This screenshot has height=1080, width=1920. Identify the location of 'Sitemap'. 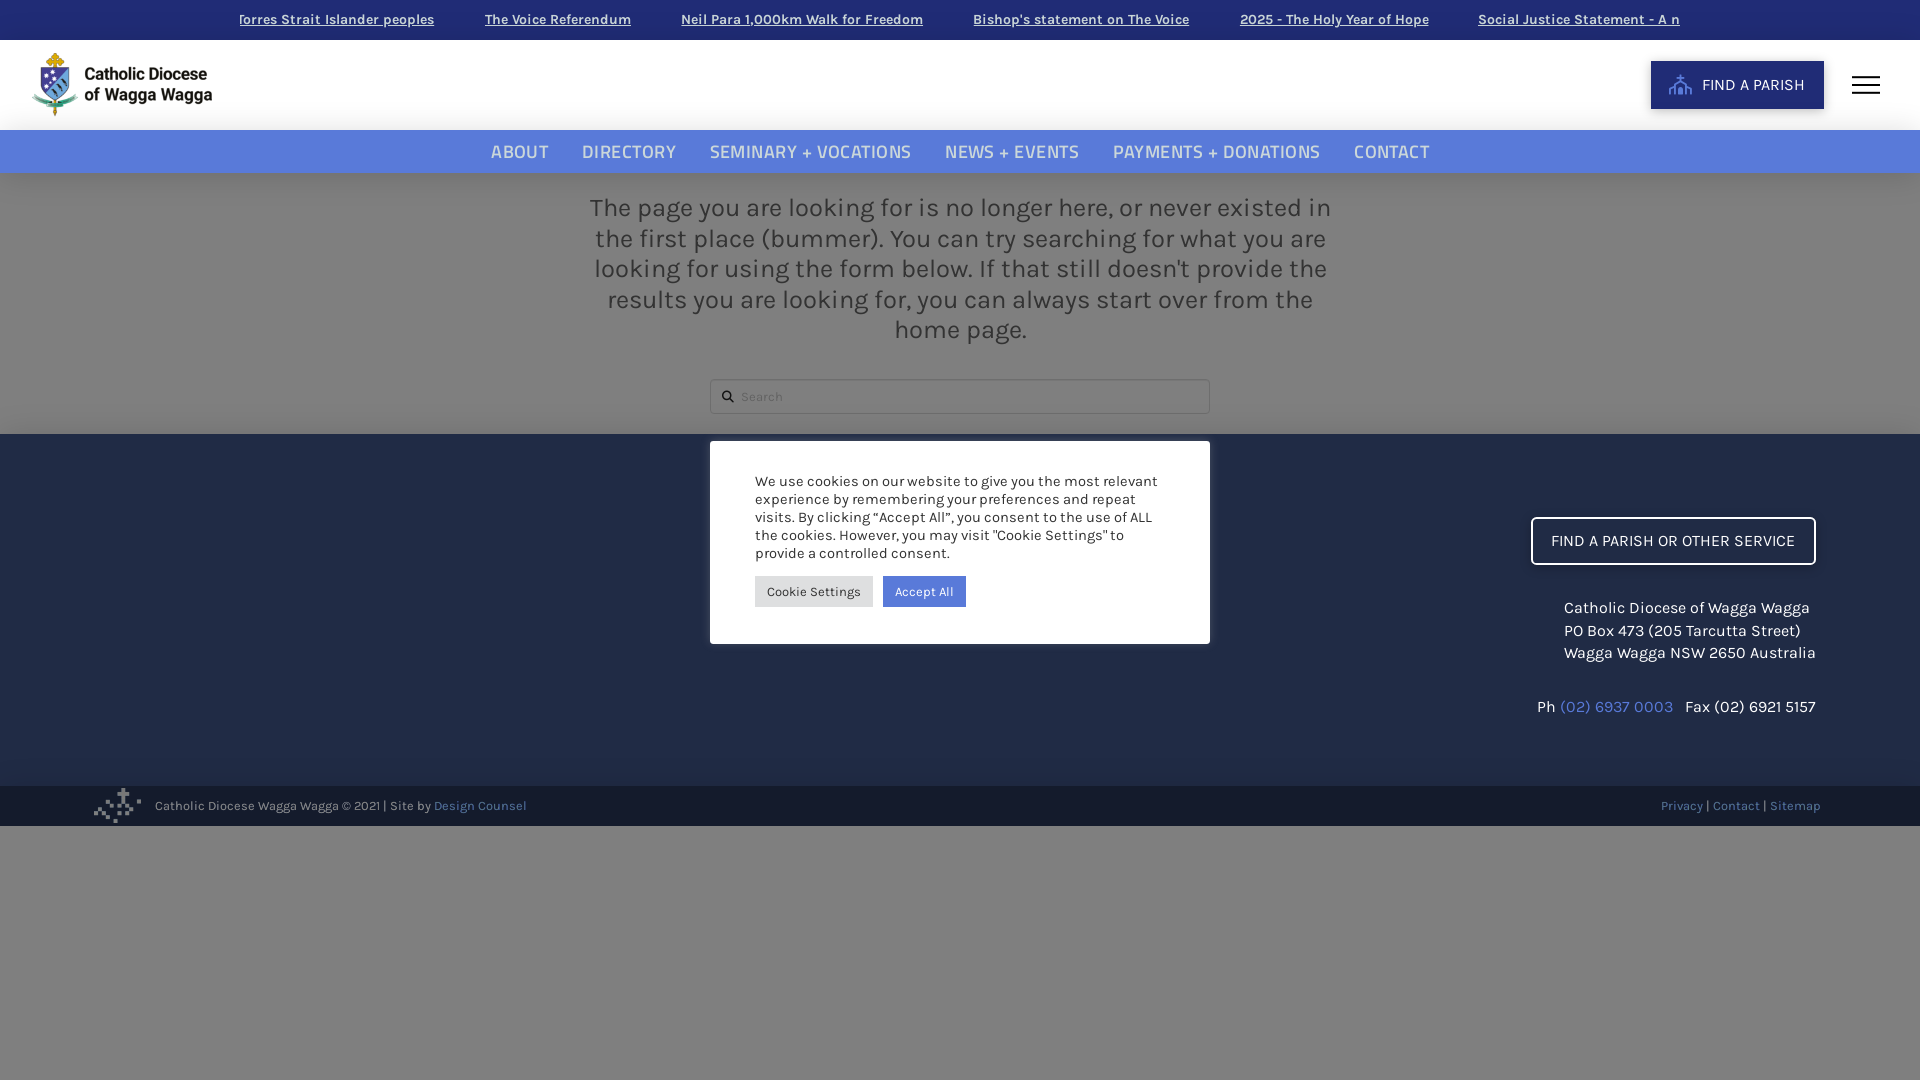
(1795, 804).